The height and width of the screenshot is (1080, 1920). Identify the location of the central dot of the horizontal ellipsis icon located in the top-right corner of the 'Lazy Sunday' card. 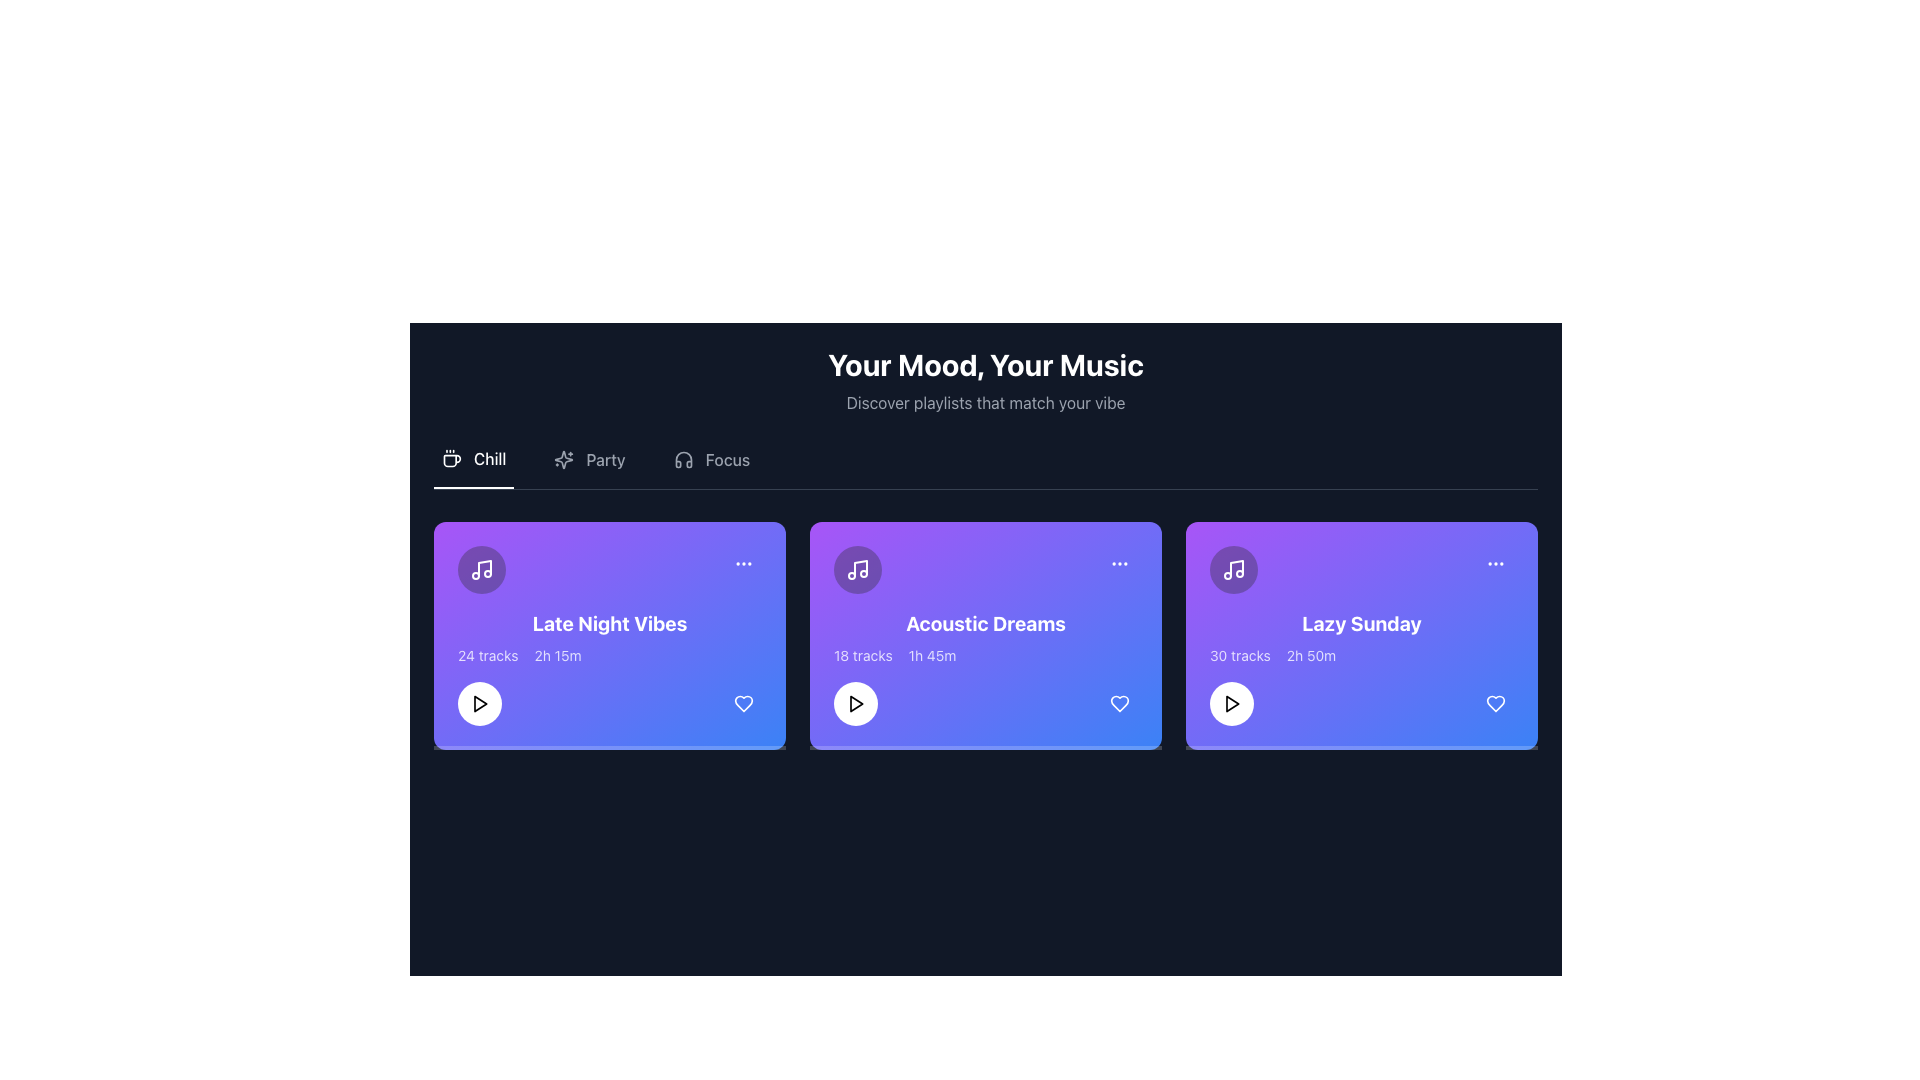
(1496, 563).